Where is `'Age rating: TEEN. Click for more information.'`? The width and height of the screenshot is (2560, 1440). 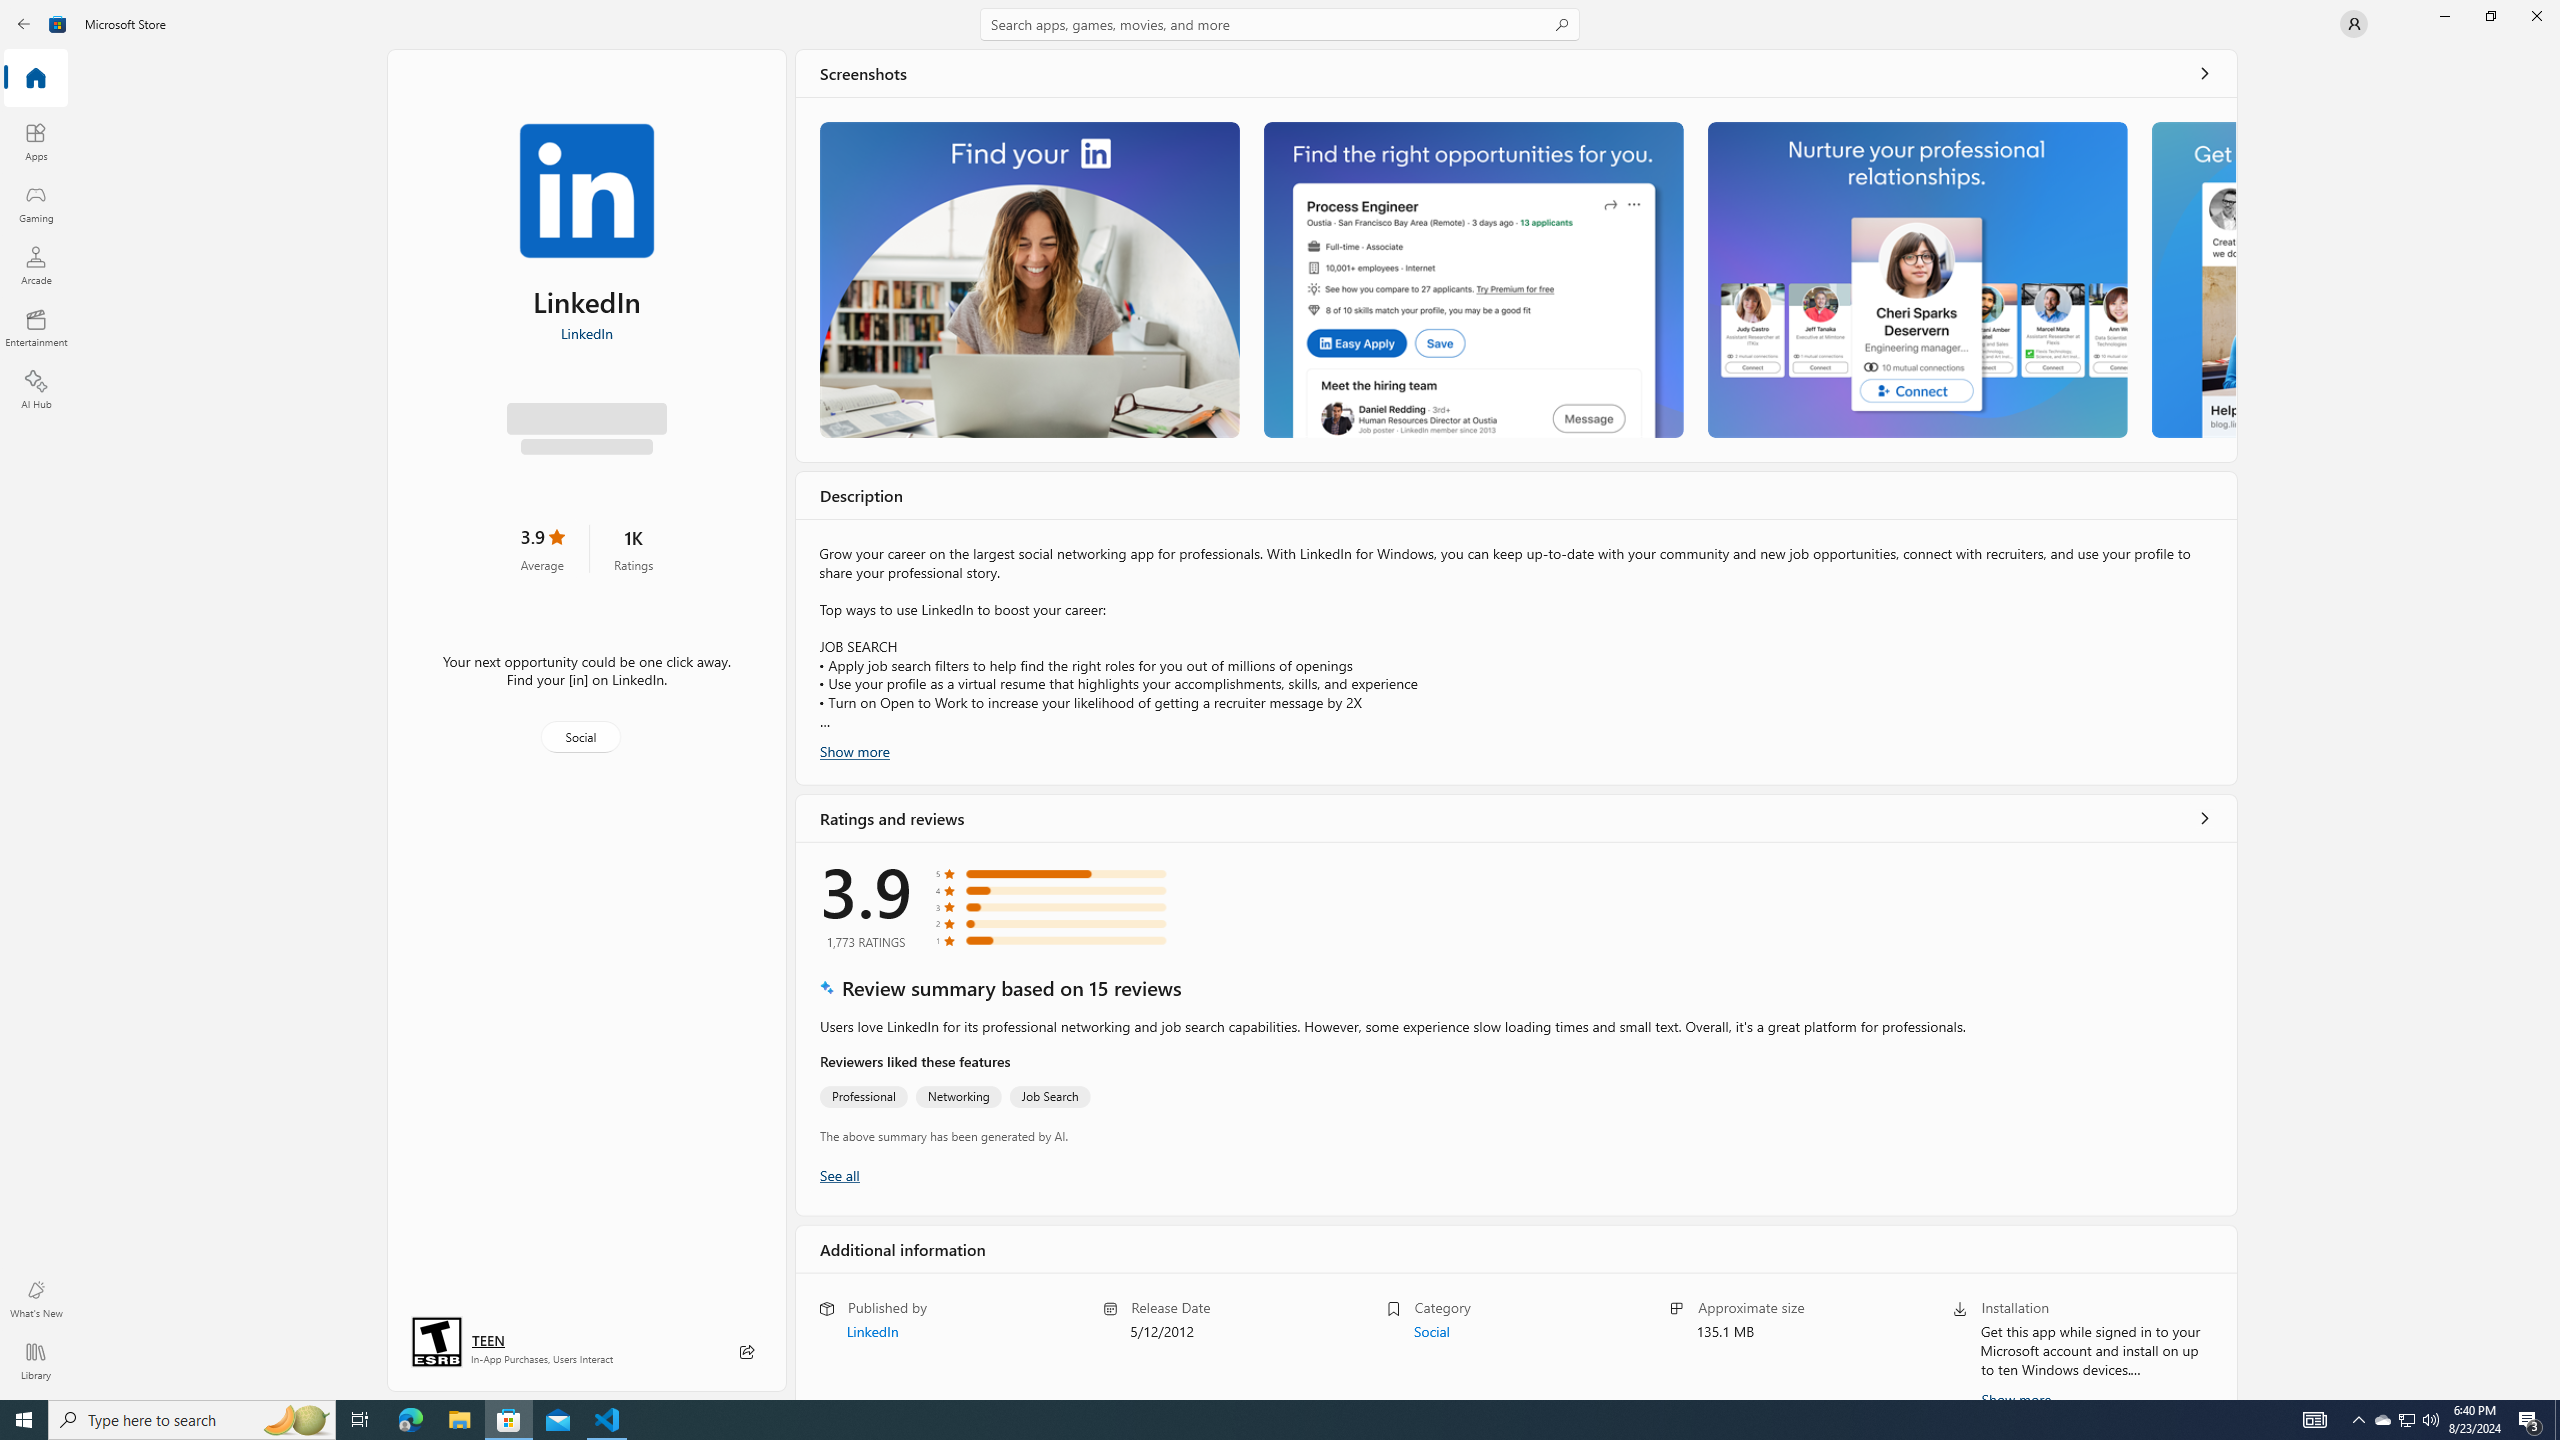
'Age rating: TEEN. Click for more information.' is located at coordinates (486, 1340).